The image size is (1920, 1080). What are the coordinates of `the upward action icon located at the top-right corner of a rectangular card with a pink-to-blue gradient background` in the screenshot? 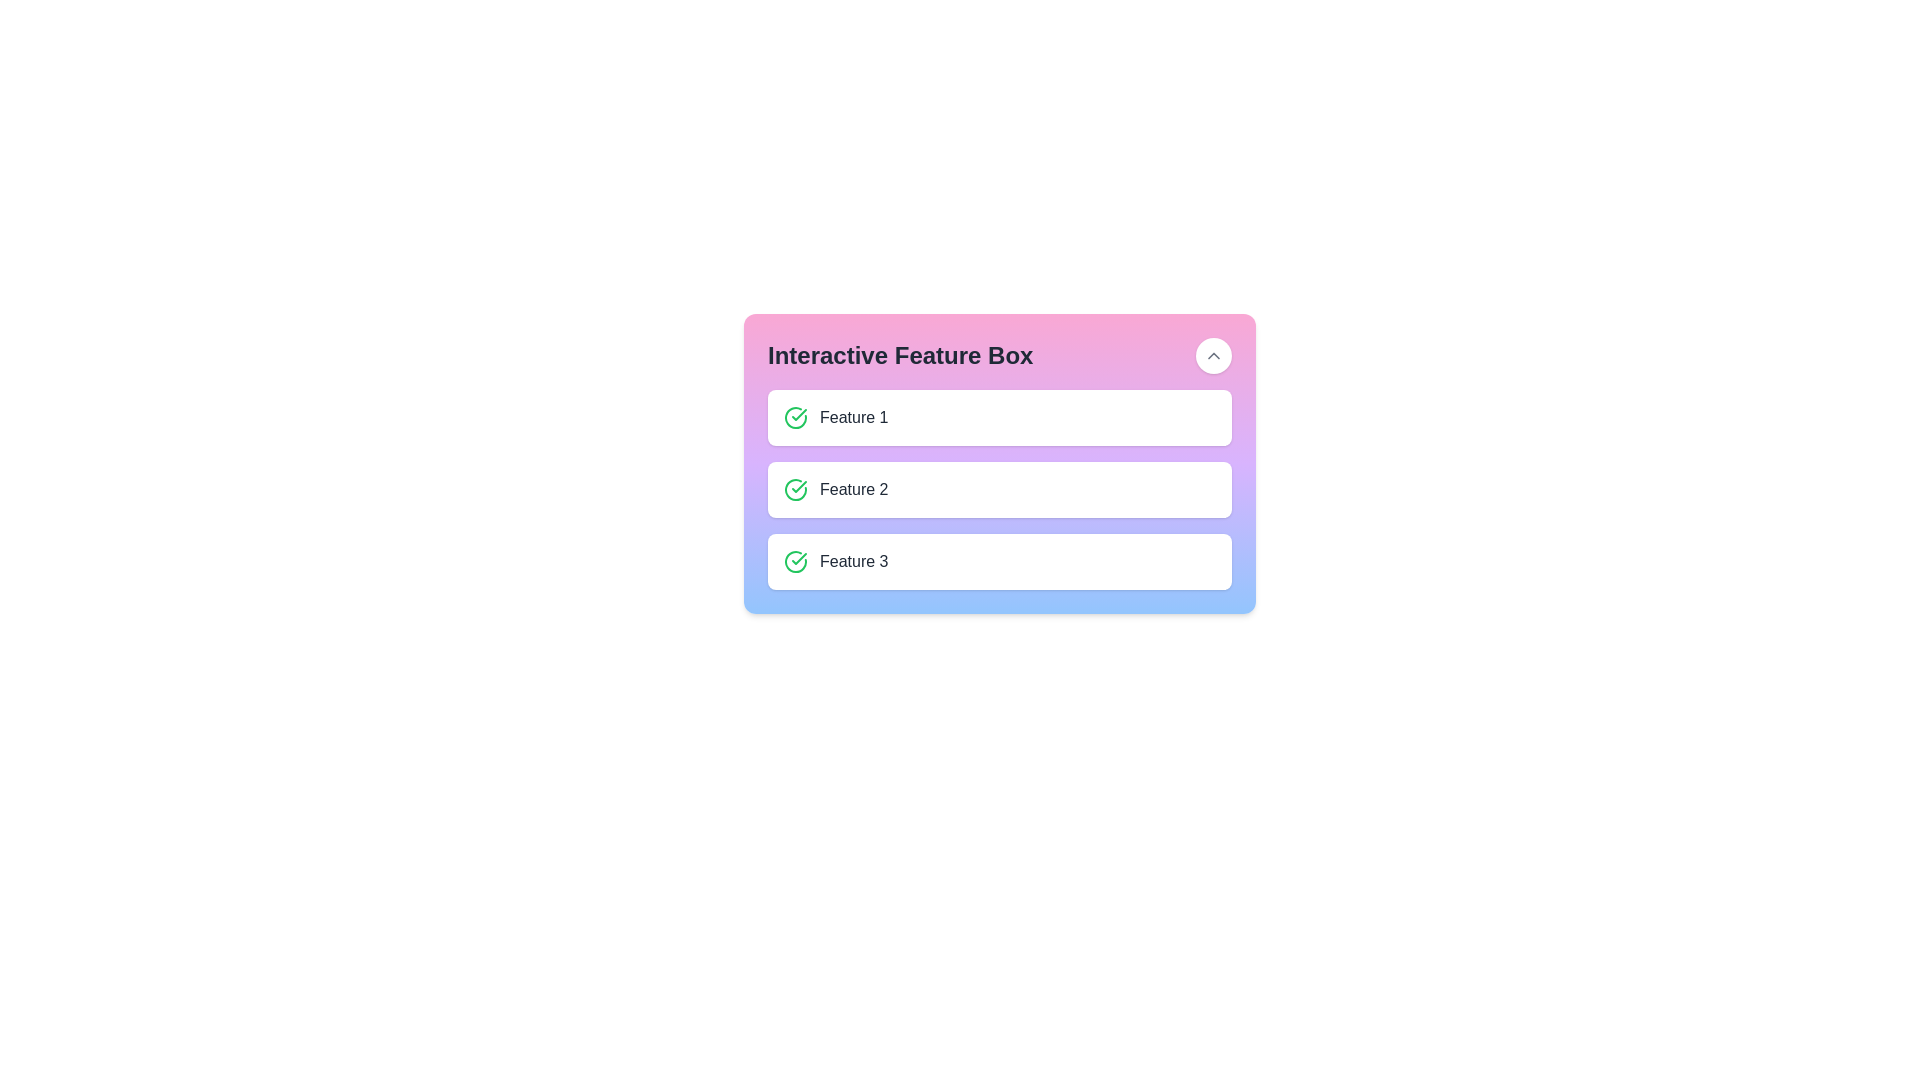 It's located at (1213, 354).